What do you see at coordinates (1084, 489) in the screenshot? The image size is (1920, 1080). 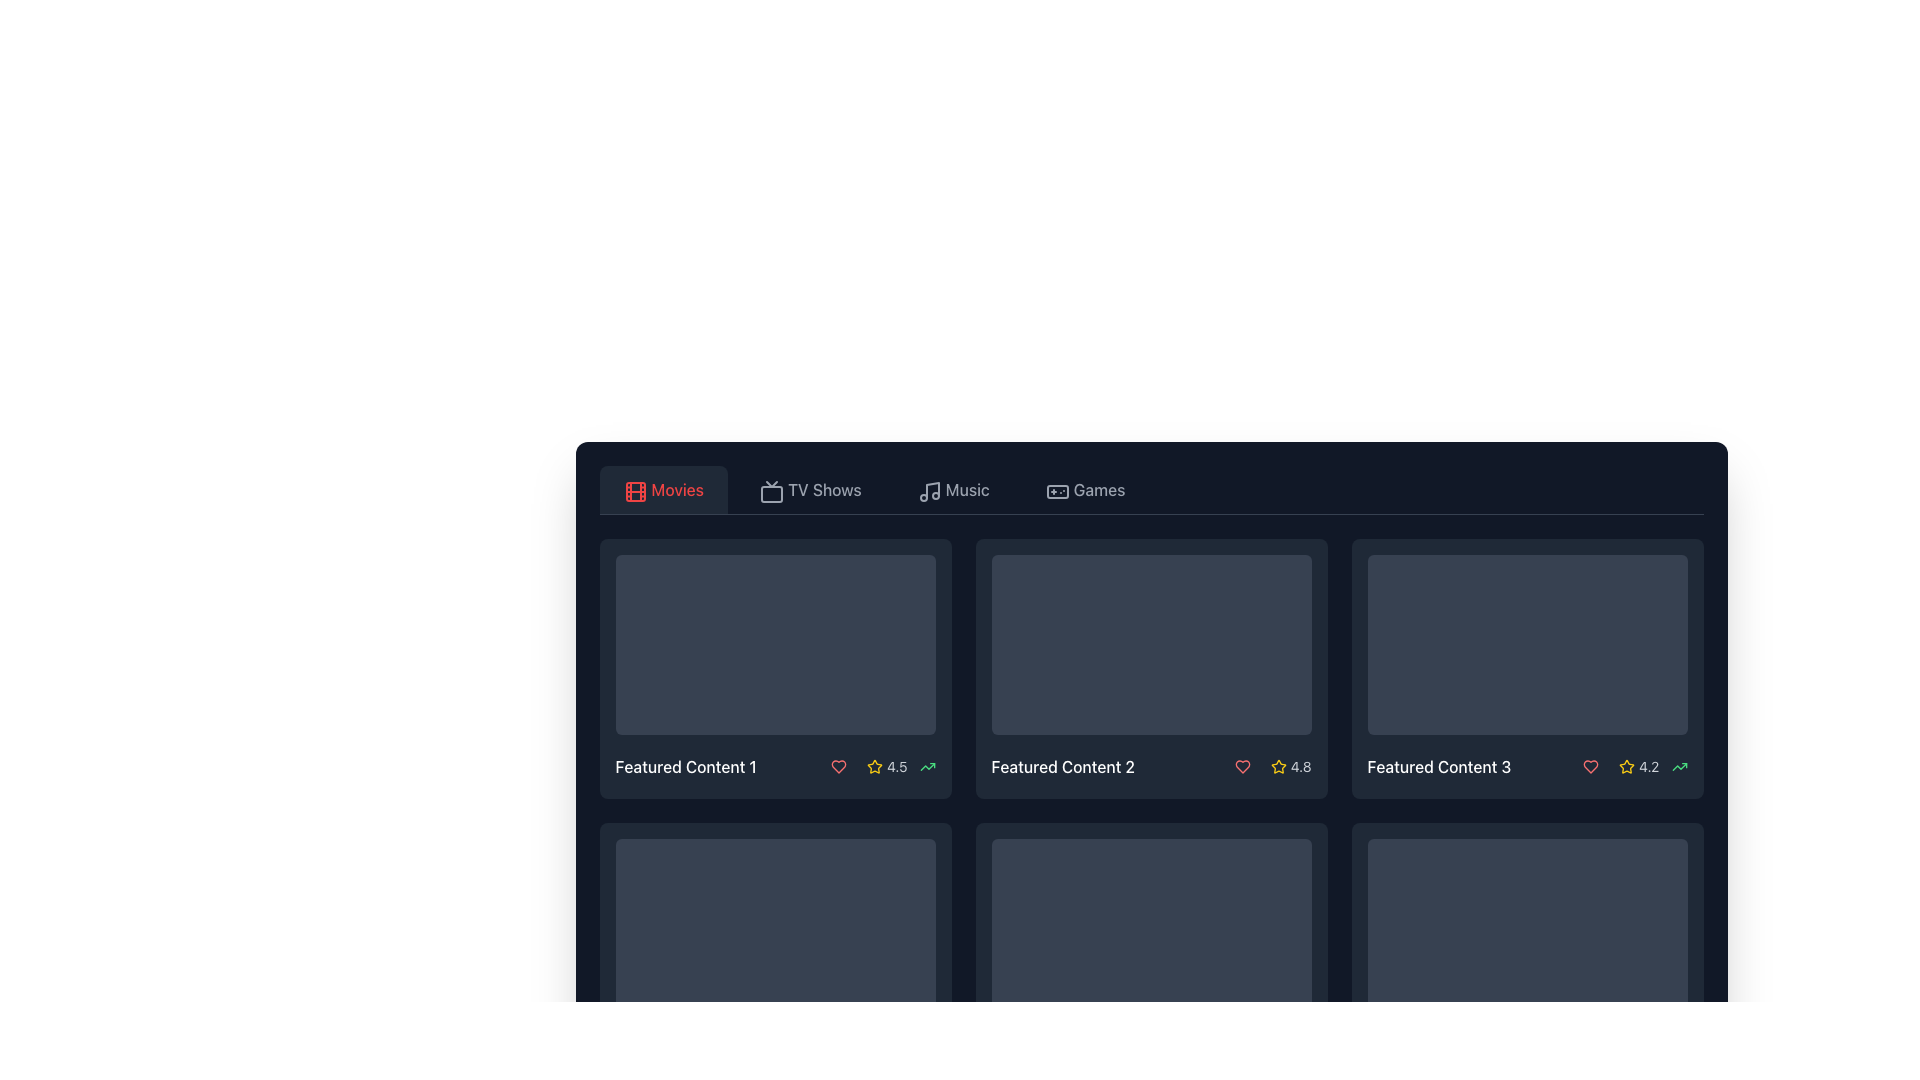 I see `the navigation button that directs users to gaming content, located as the fourth item in the top navigation bar` at bounding box center [1084, 489].